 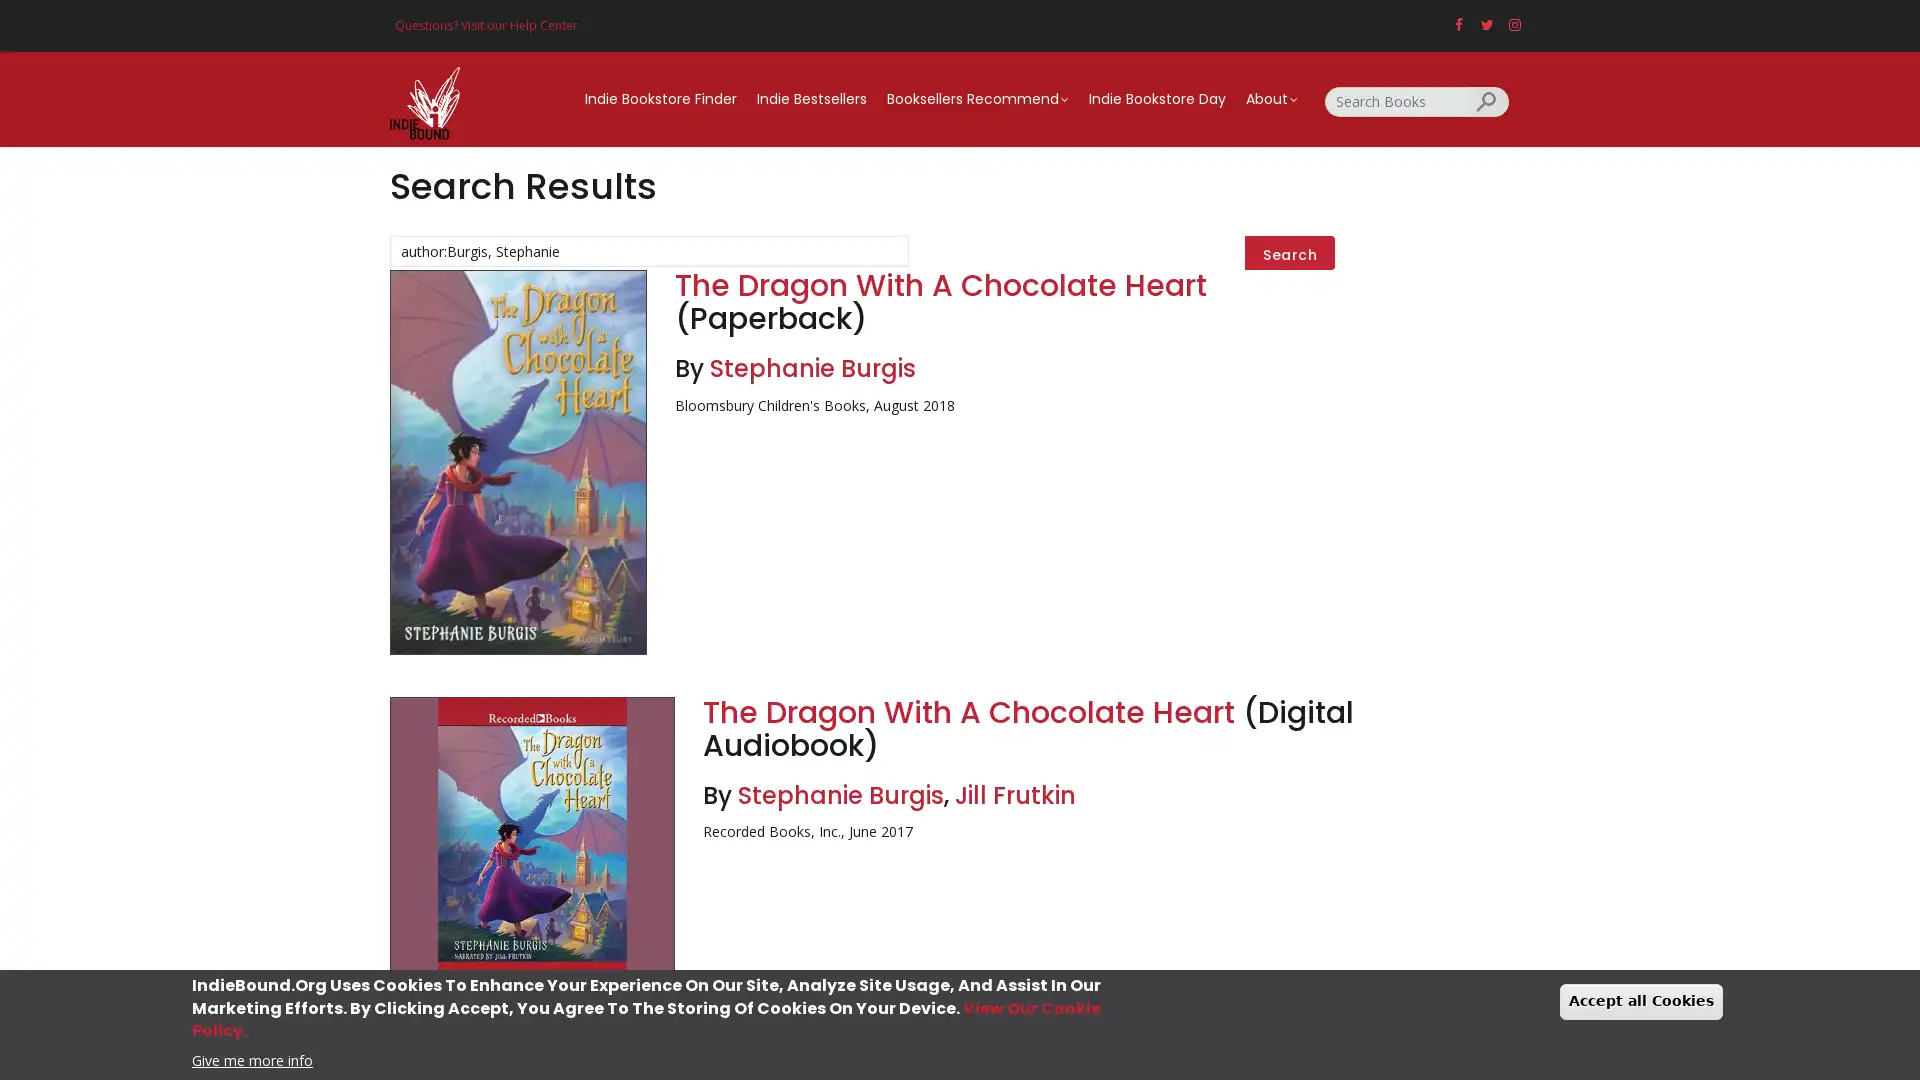 I want to click on Accept all Cookies, so click(x=1641, y=1001).